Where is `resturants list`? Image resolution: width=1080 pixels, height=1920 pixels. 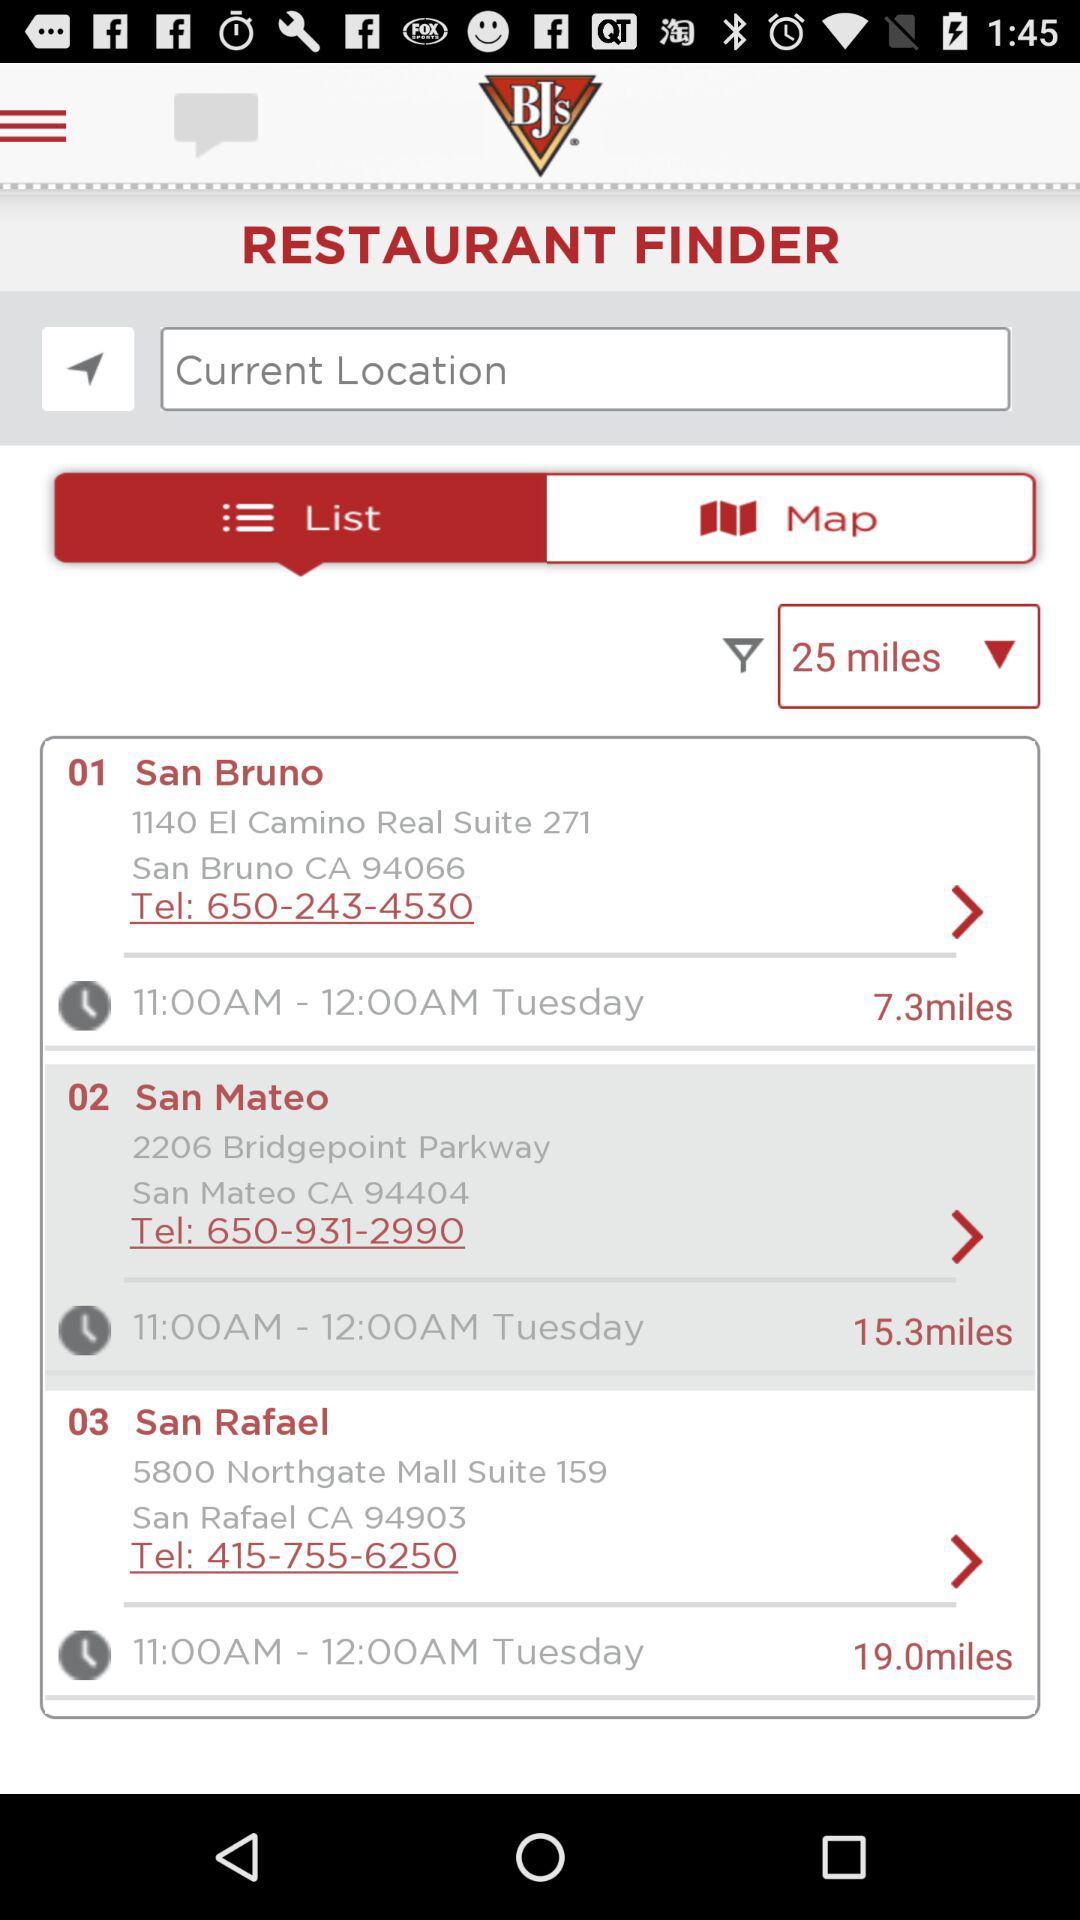 resturants list is located at coordinates (293, 518).